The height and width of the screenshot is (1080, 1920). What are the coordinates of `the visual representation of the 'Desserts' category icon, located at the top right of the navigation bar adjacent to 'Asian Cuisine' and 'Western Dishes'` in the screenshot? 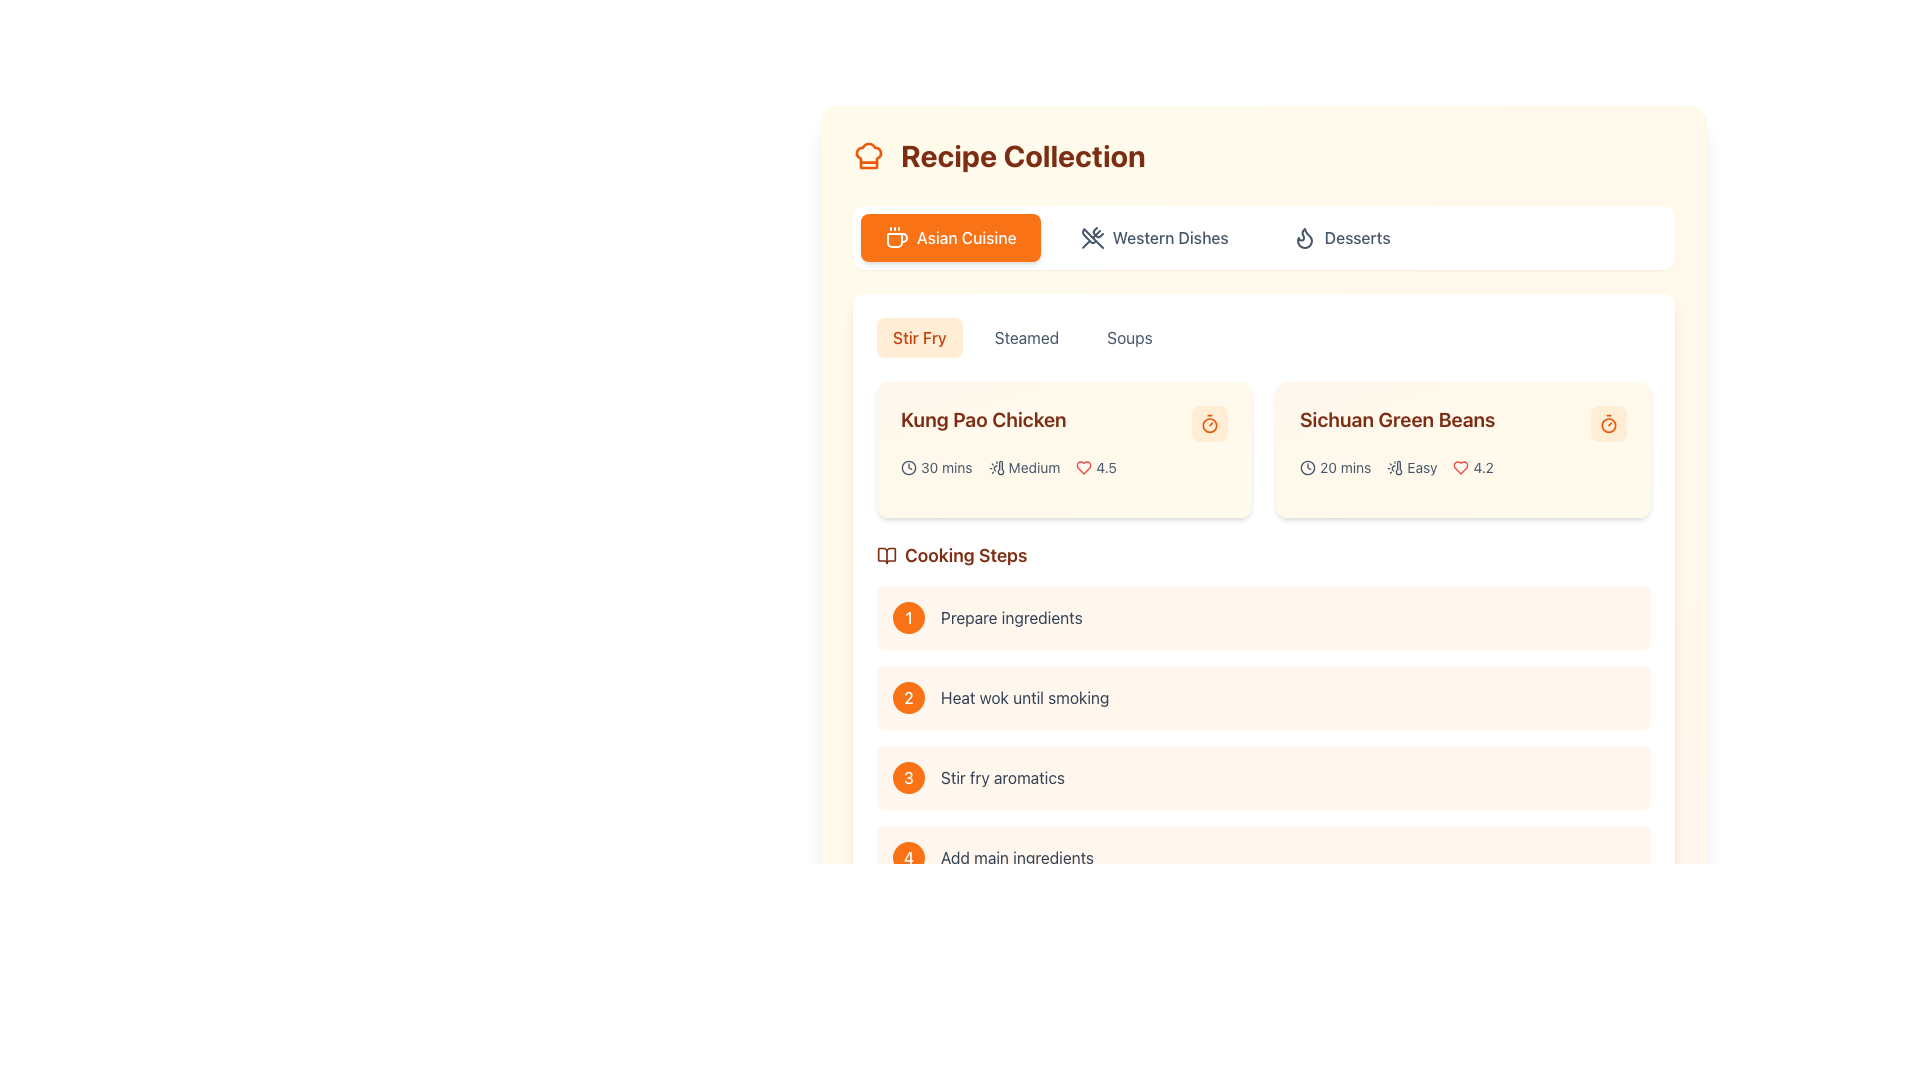 It's located at (1304, 237).